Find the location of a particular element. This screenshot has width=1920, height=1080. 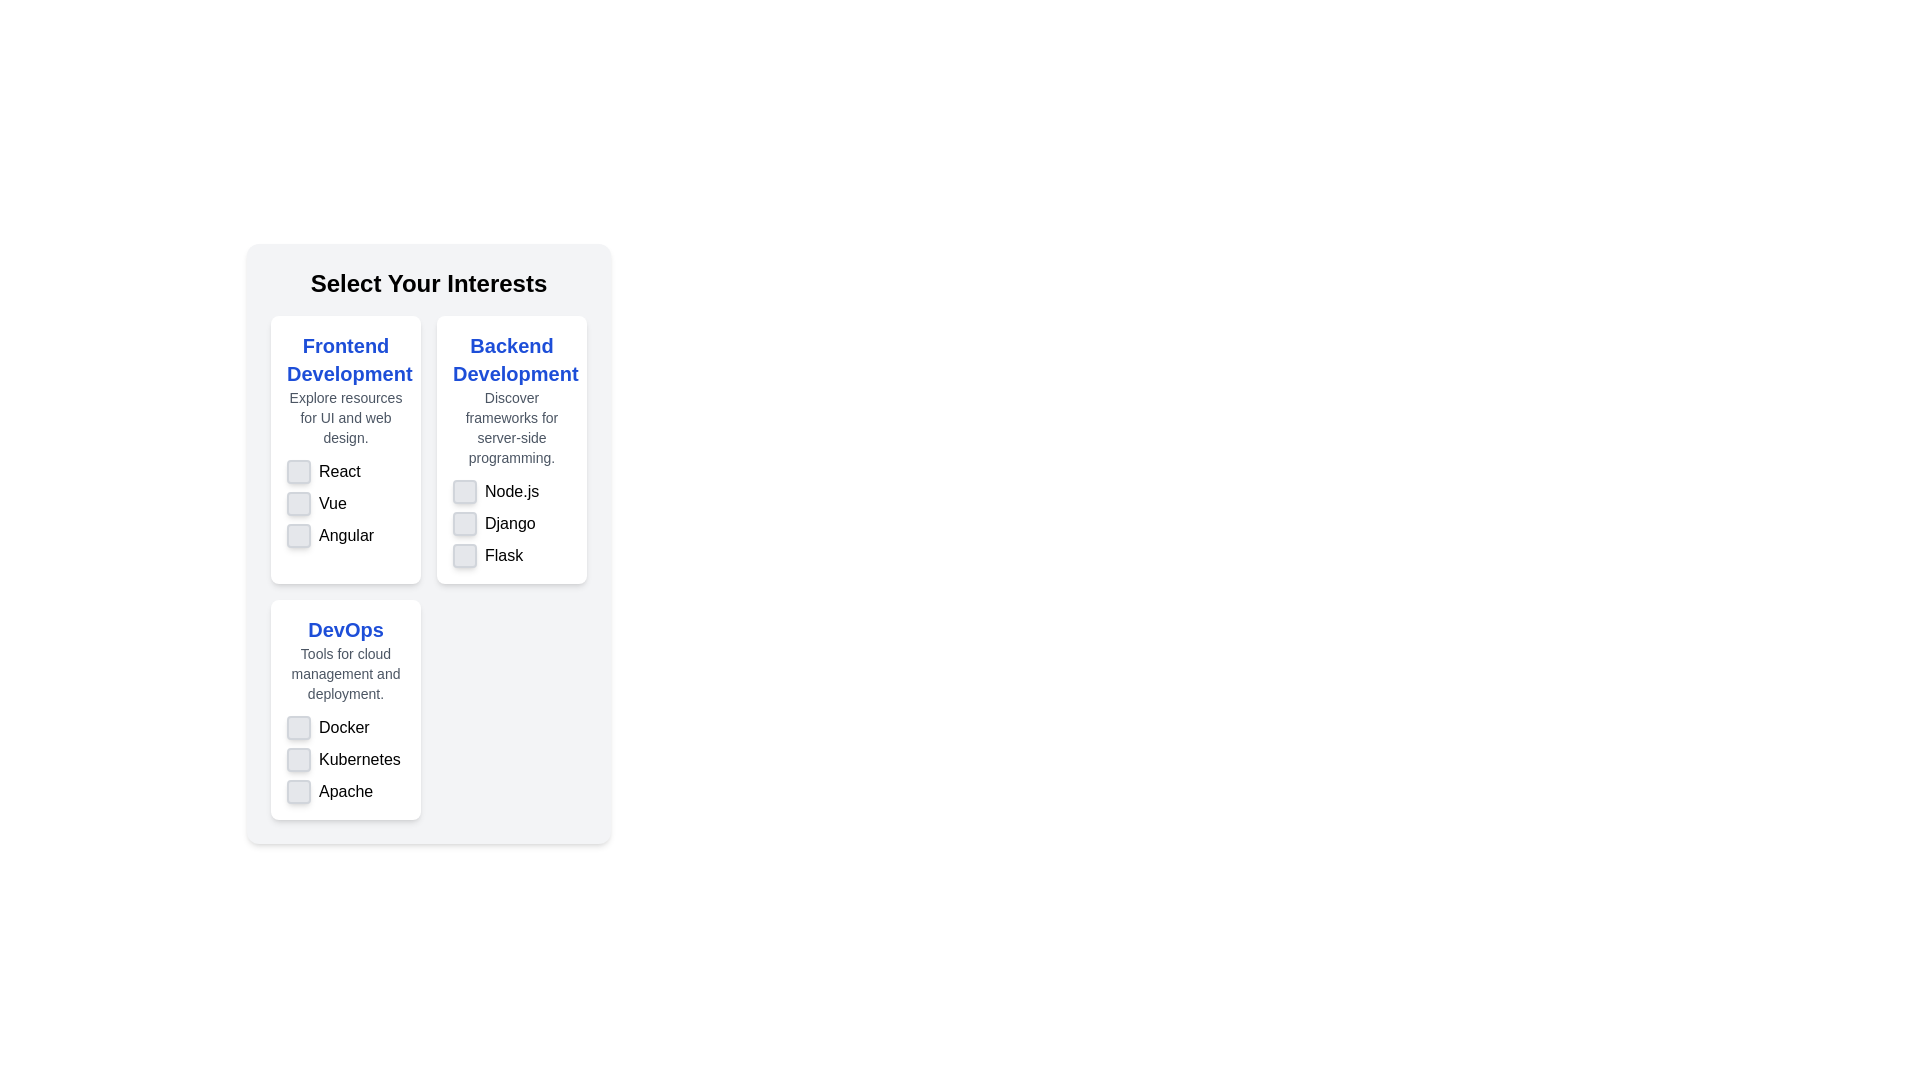

prominent text section labeled 'DevOps' in bold blue font, located at the top of the third card, below the 'Frontend Development' and 'Backend Development' cards is located at coordinates (345, 659).